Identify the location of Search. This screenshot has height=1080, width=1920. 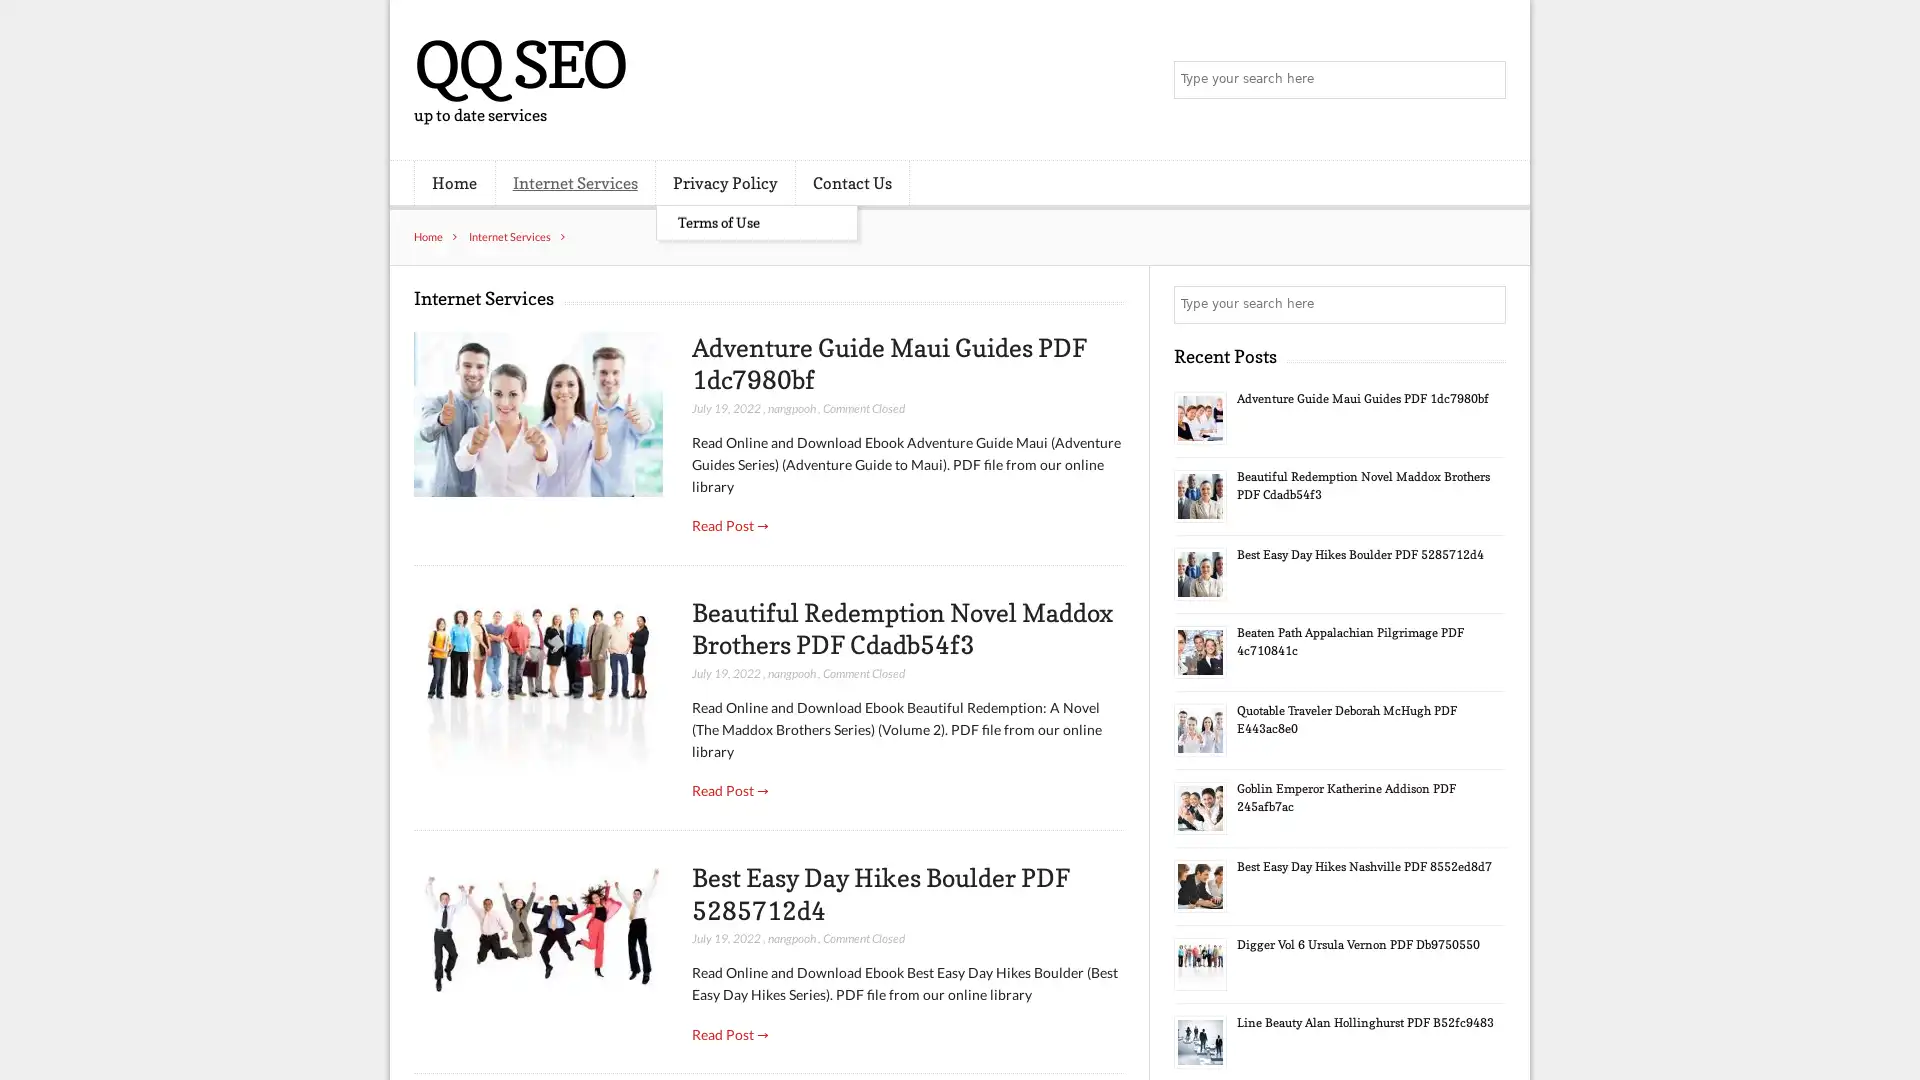
(1485, 80).